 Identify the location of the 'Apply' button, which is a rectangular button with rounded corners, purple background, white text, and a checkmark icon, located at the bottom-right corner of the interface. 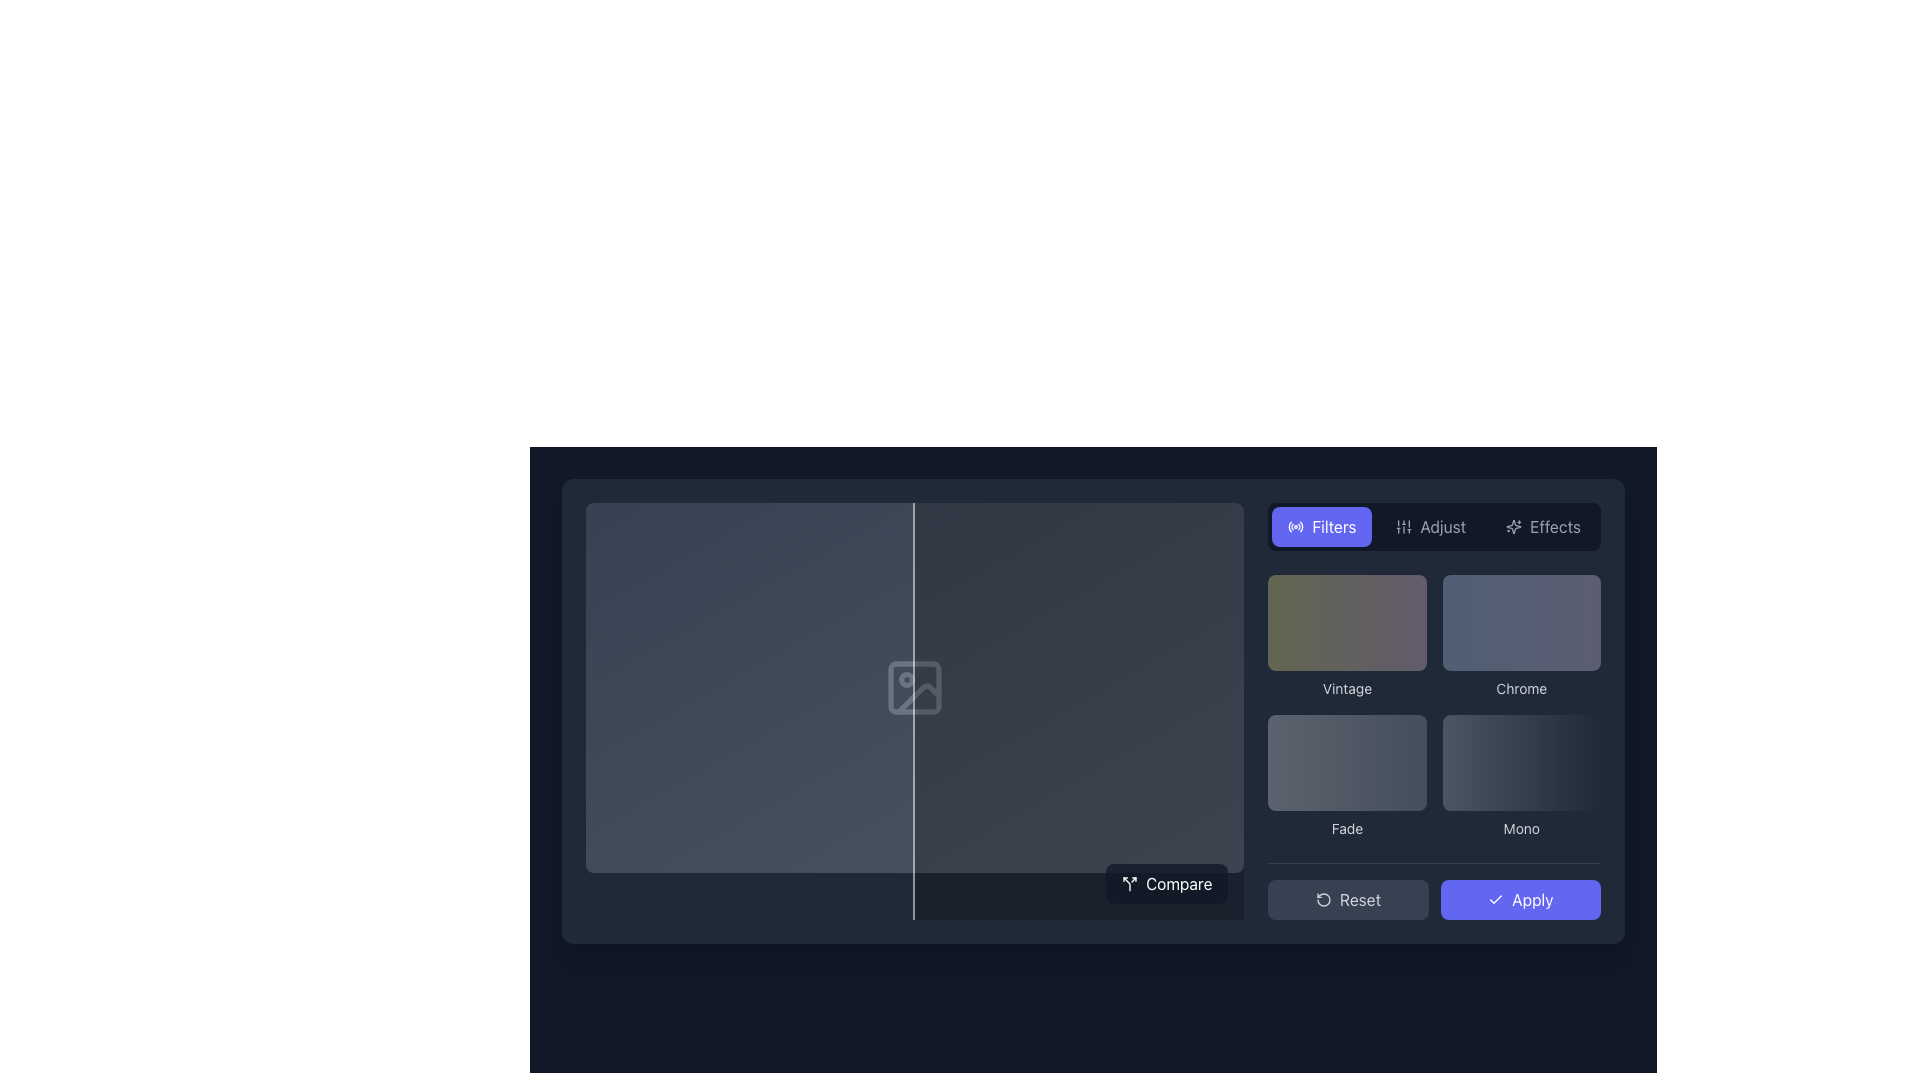
(1520, 898).